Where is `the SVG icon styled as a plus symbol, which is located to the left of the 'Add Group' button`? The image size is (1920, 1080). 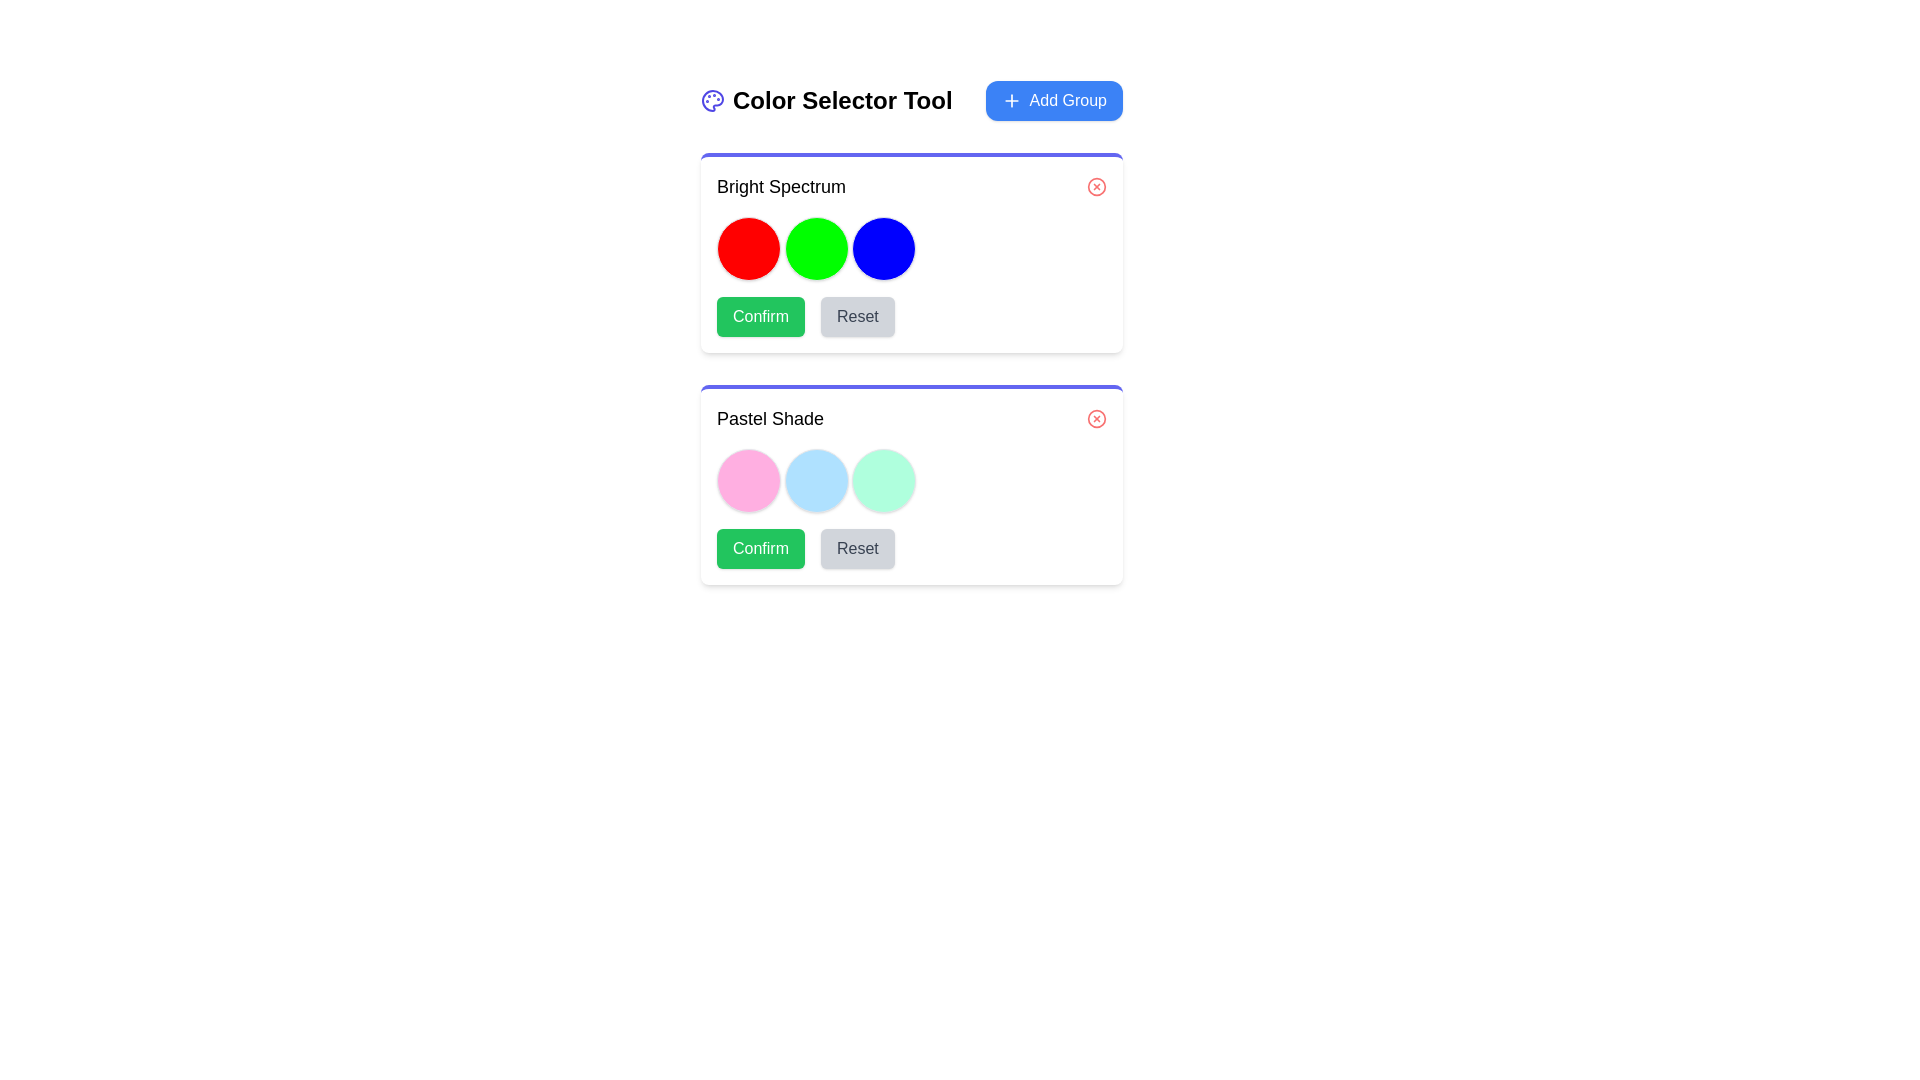
the SVG icon styled as a plus symbol, which is located to the left of the 'Add Group' button is located at coordinates (1011, 100).